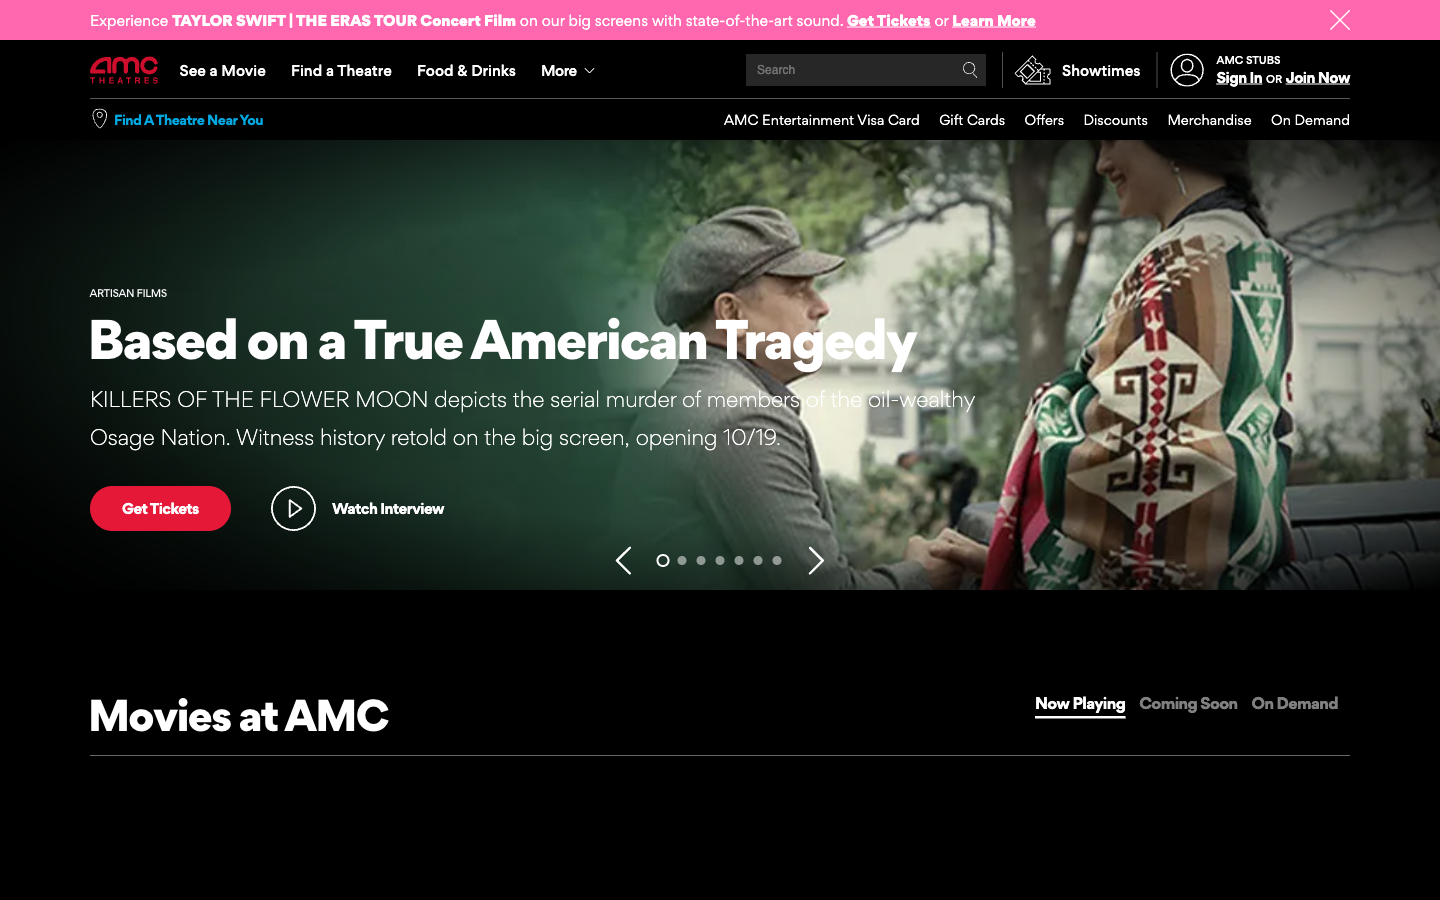 This screenshot has height=900, width=1440. I want to click on the video and stop it momentarily, so click(357, 507).